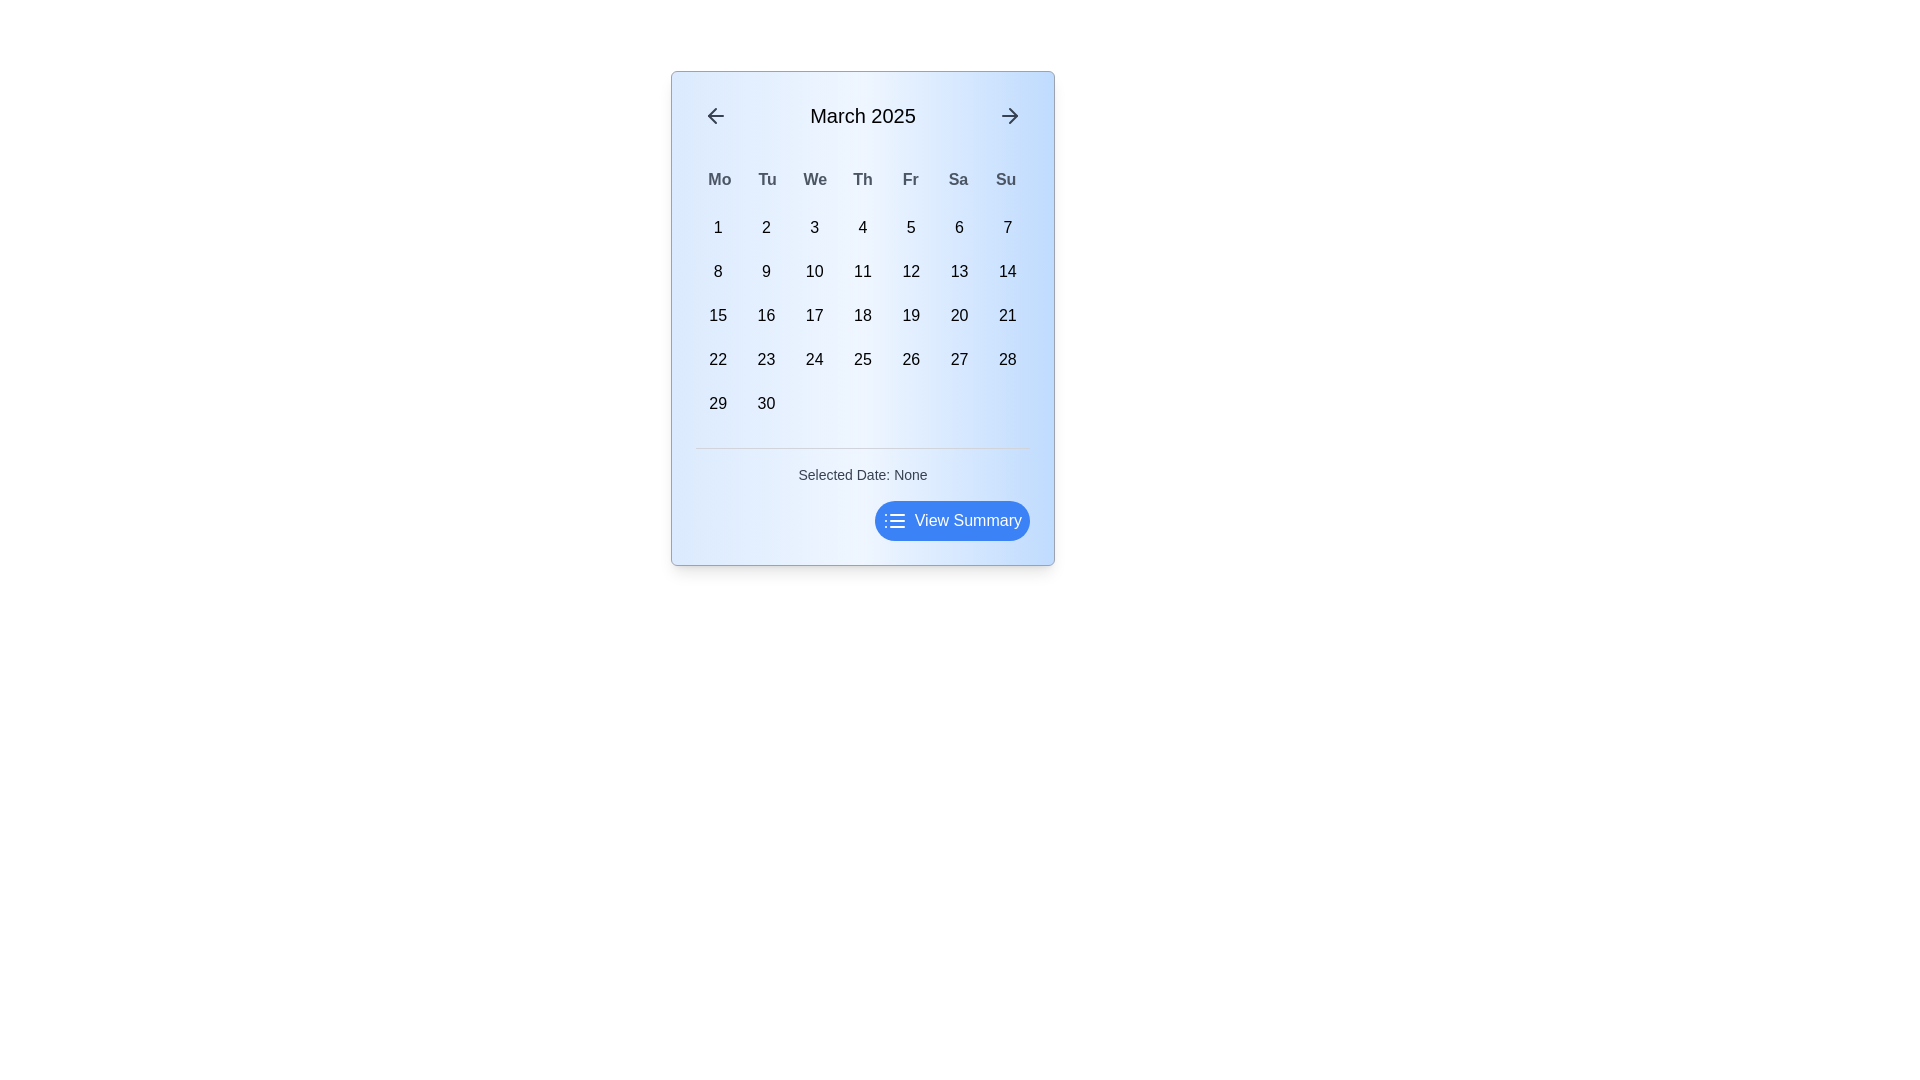 This screenshot has height=1080, width=1920. What do you see at coordinates (715, 115) in the screenshot?
I see `the left-pointing arrow icon-based button located in the upper left corner of the calendar interface` at bounding box center [715, 115].